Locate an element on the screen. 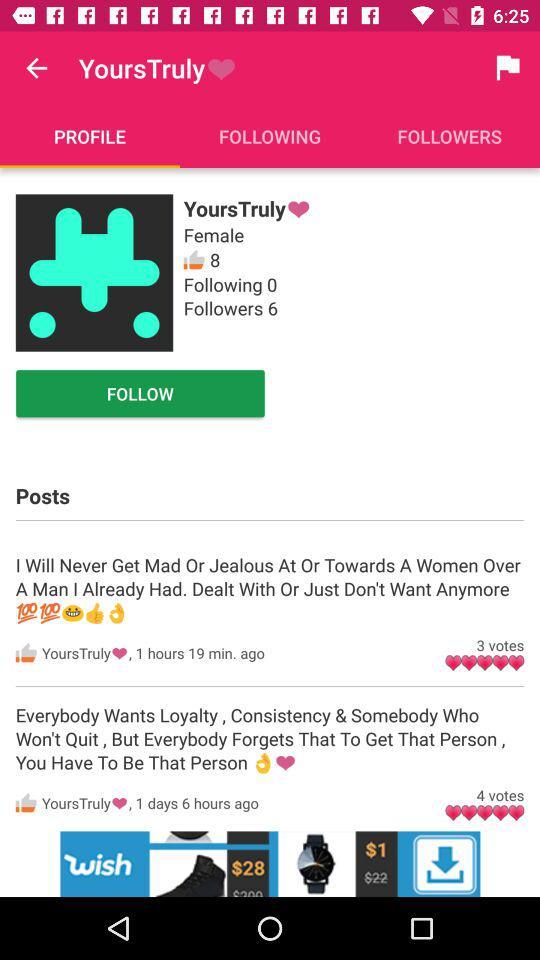 The image size is (540, 960). the option is located at coordinates (270, 863).